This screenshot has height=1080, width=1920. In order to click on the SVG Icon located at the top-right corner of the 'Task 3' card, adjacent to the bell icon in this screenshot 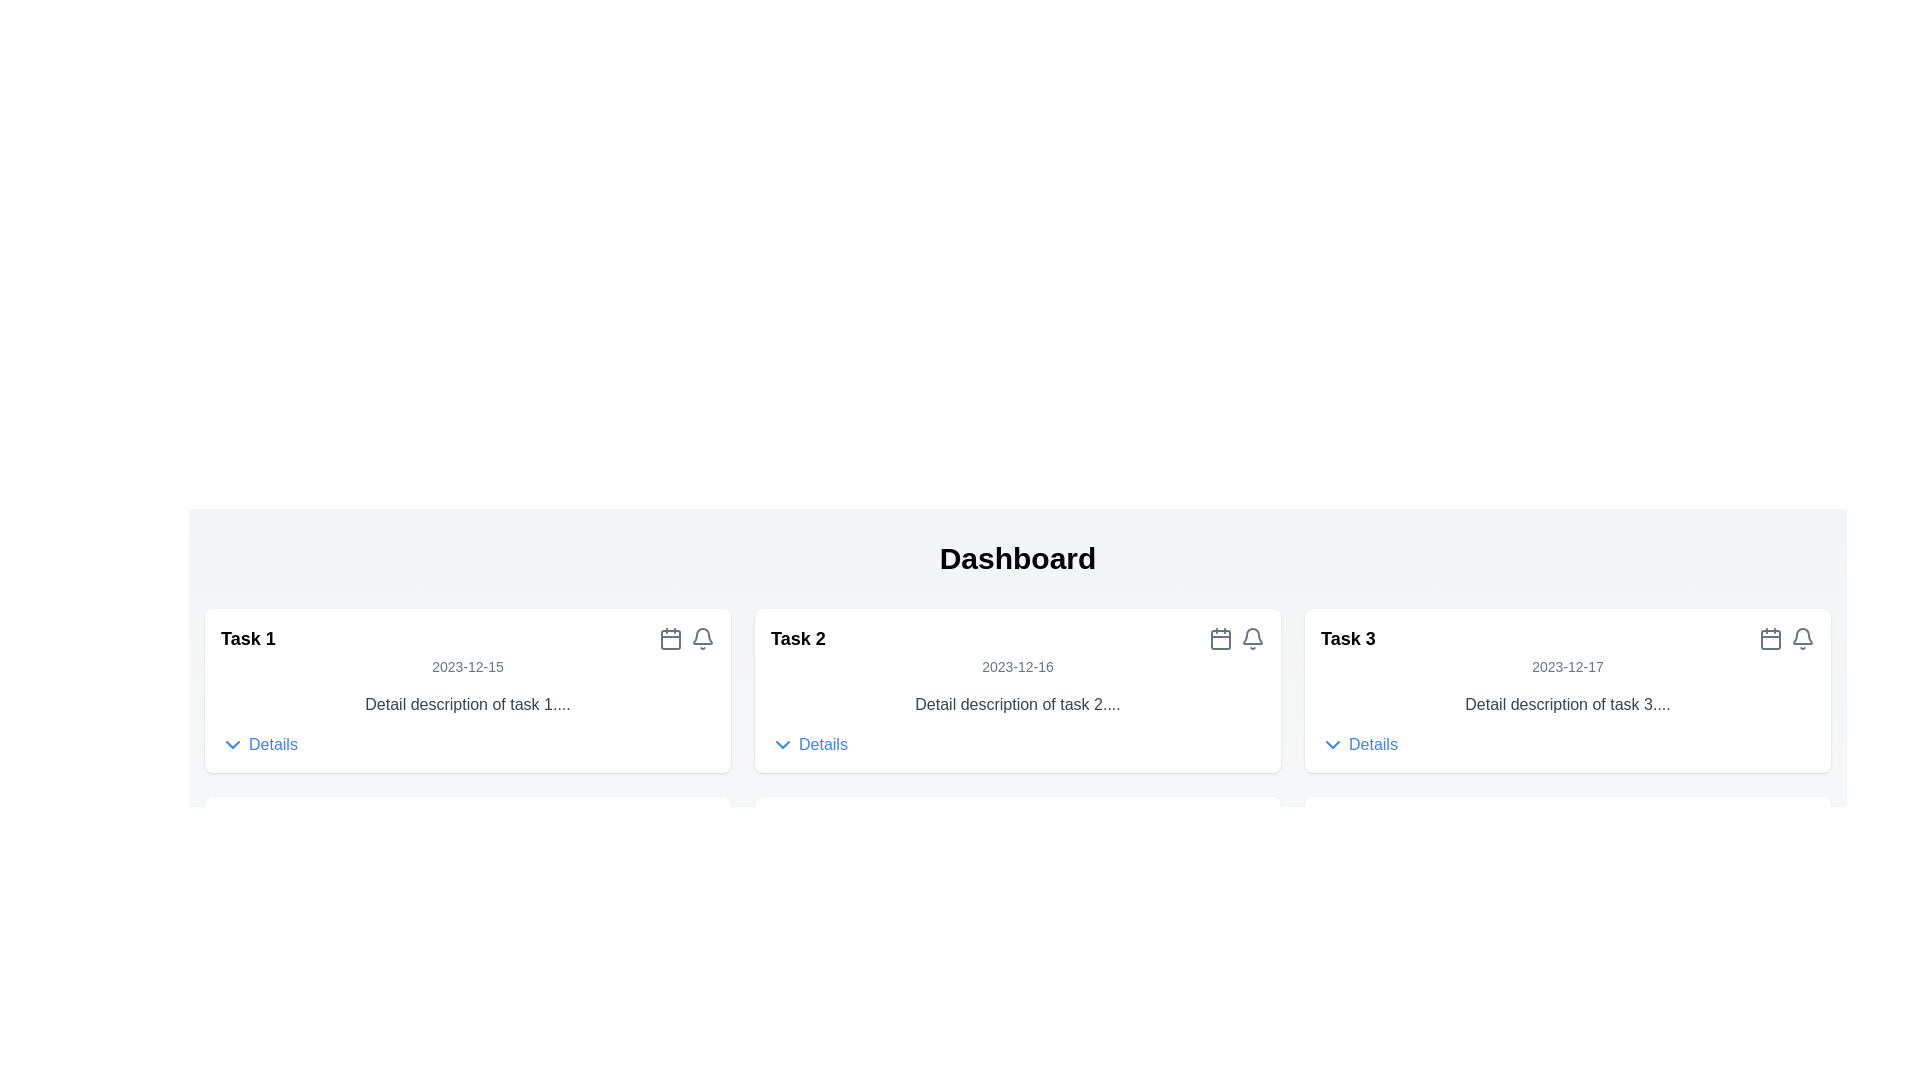, I will do `click(1771, 639)`.